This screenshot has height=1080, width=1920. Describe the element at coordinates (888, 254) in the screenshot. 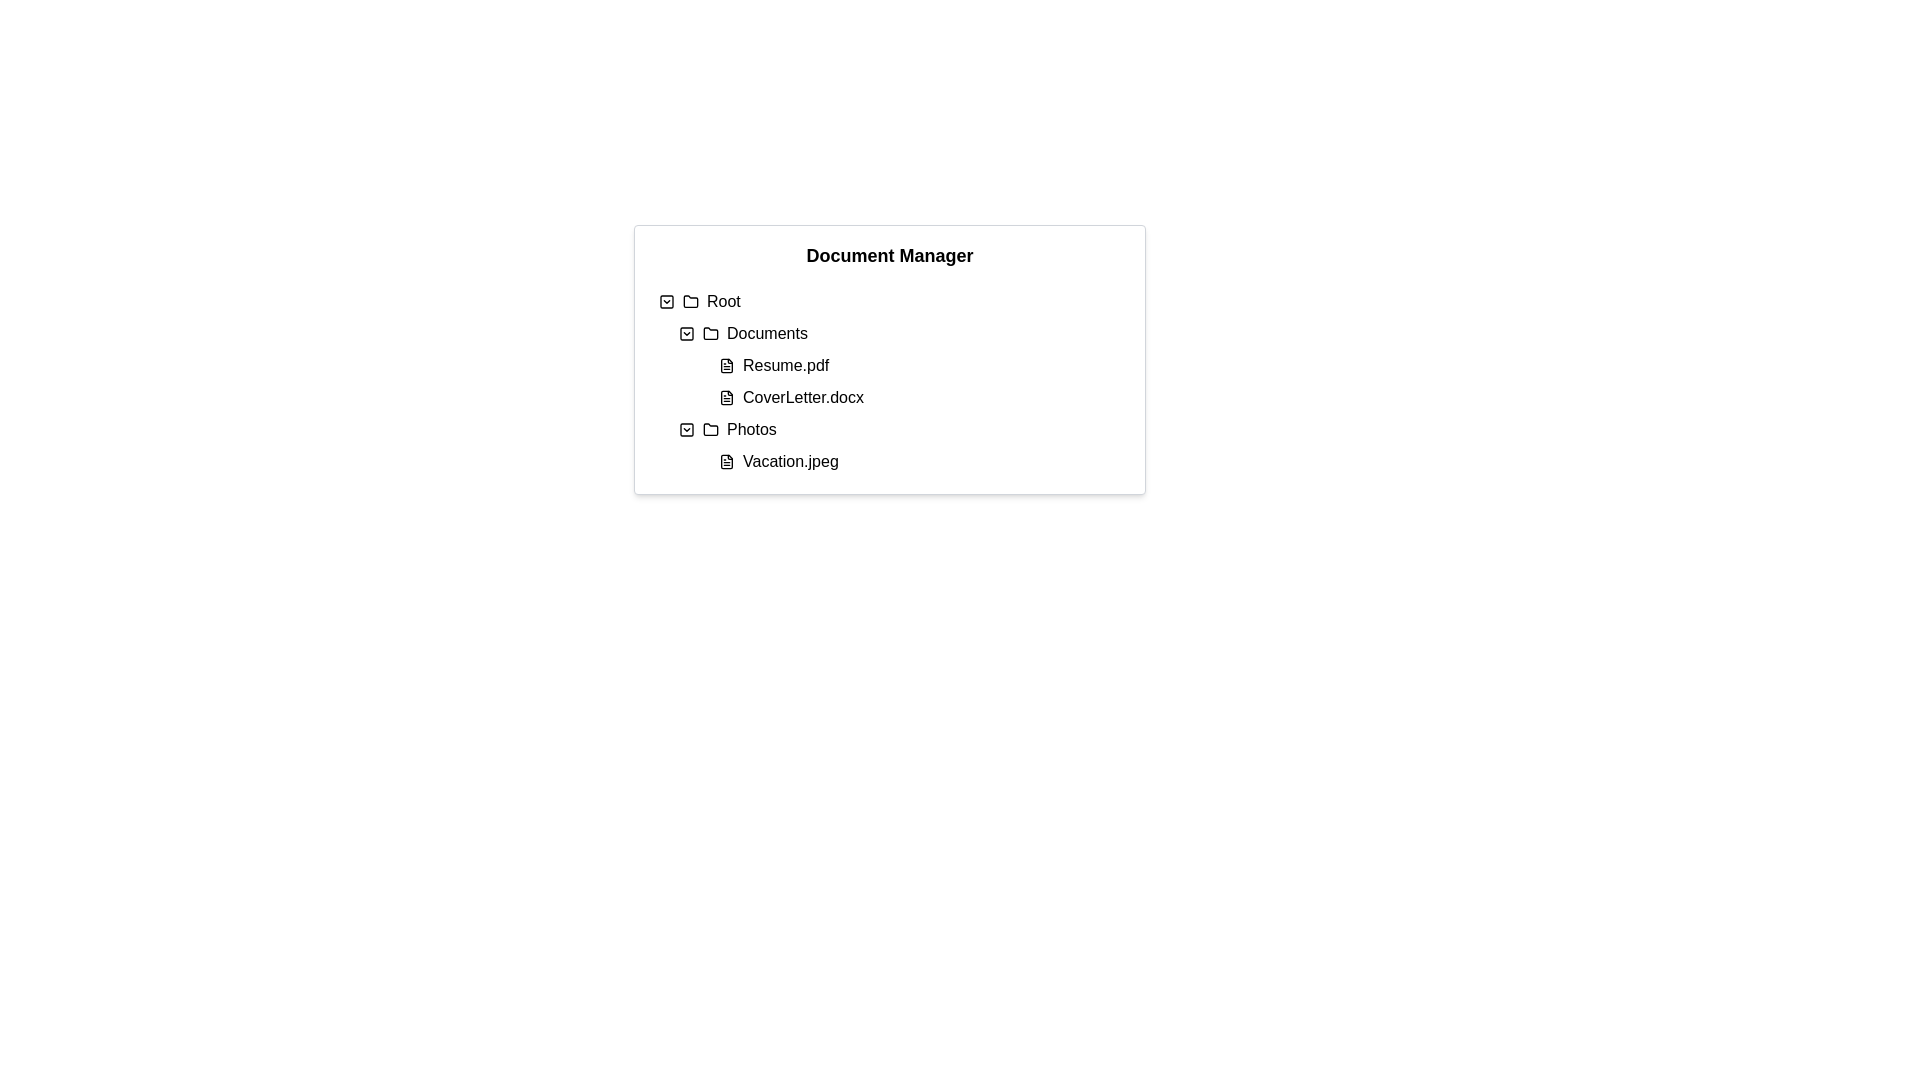

I see `the text label displaying 'Document Manager' at the top of the file system interface` at that location.